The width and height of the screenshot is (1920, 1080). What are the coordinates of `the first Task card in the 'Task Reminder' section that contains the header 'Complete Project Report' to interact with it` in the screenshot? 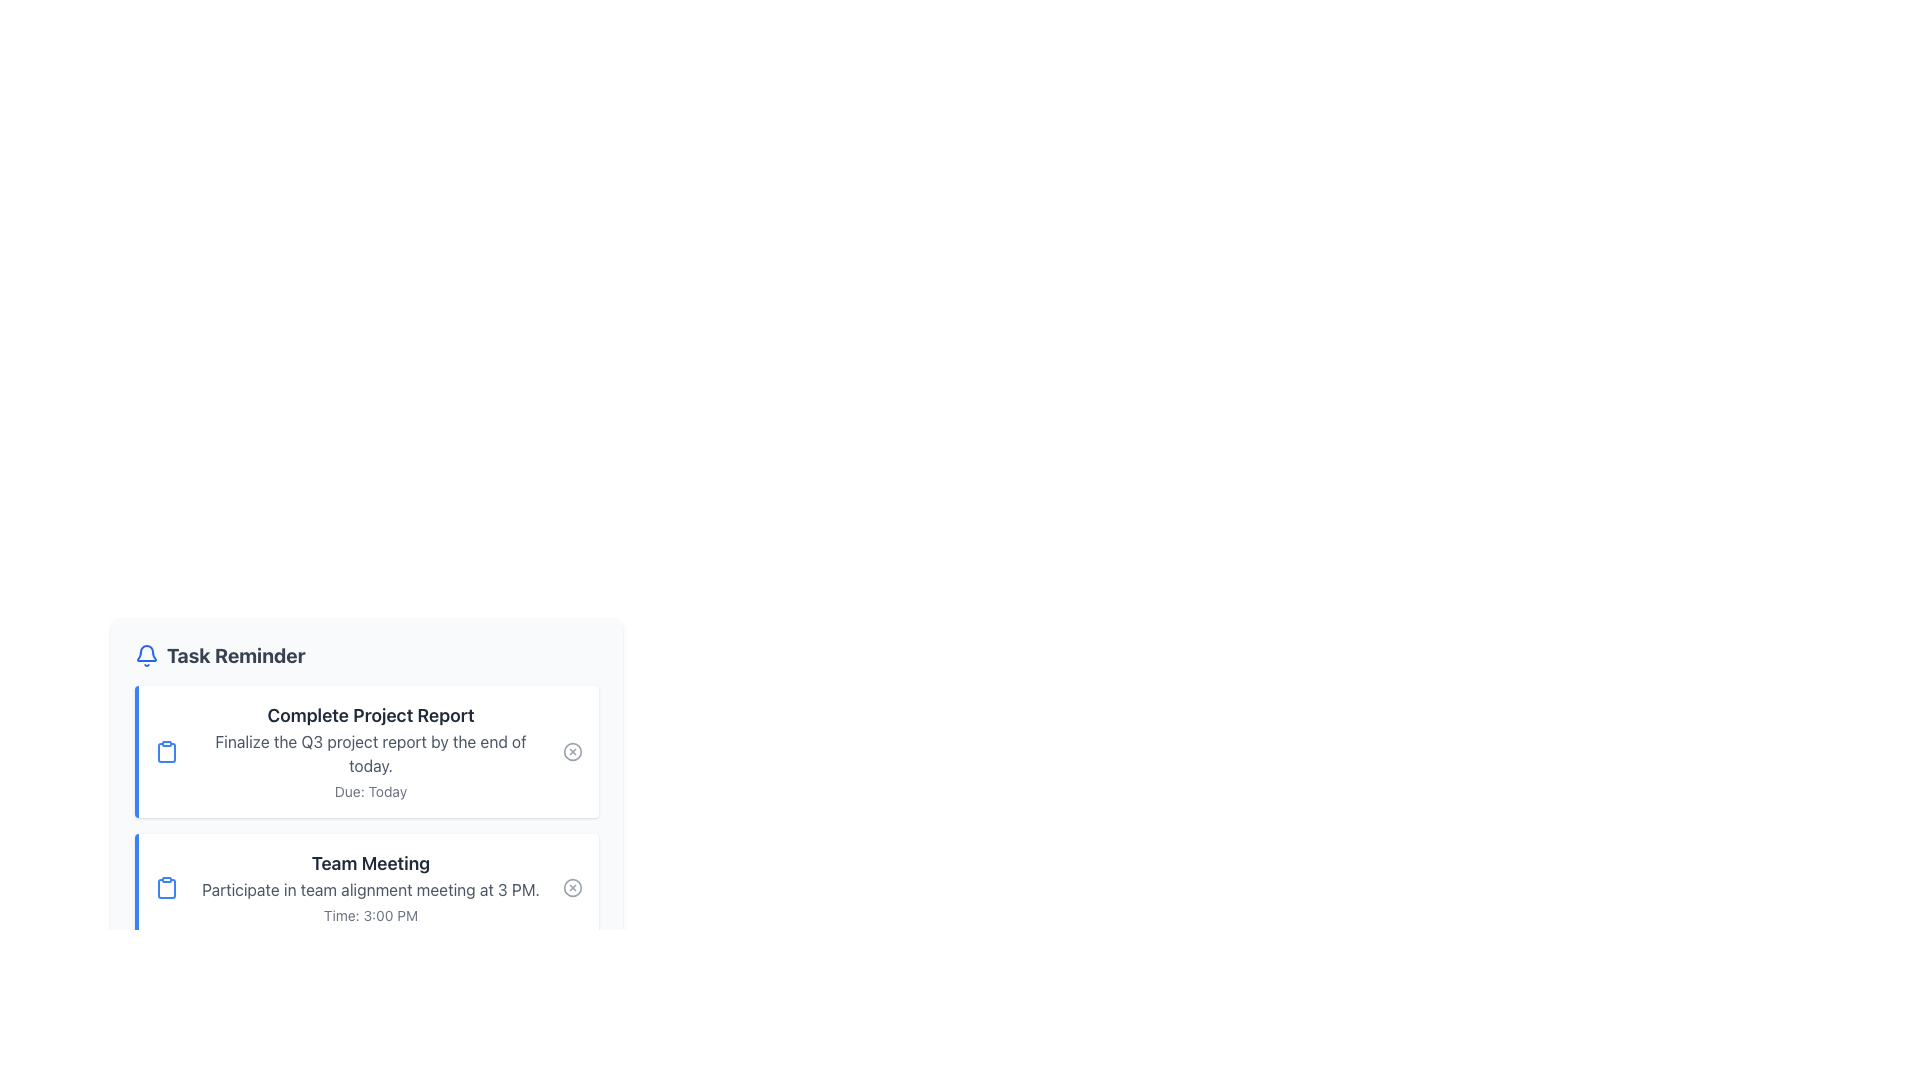 It's located at (369, 752).